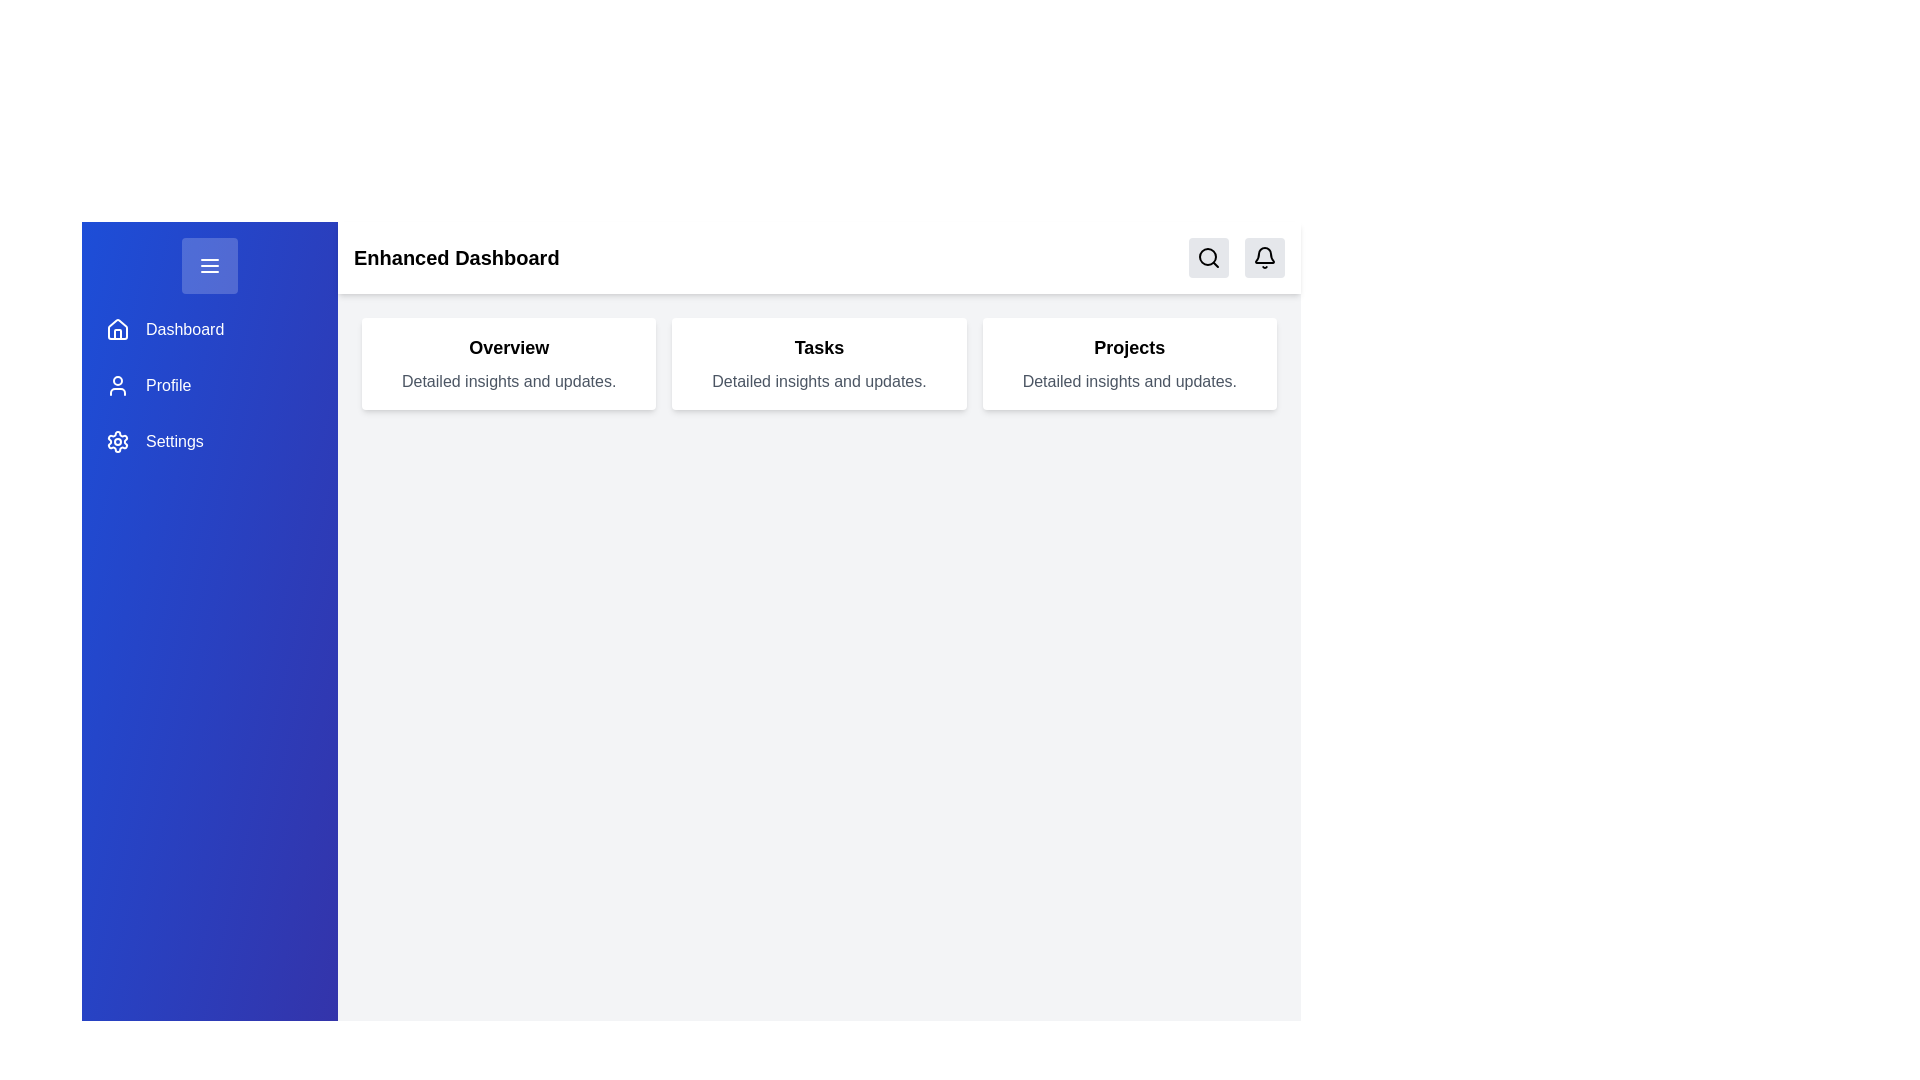  What do you see at coordinates (210, 329) in the screenshot?
I see `the Navigational Link that consists of a house icon and the word 'Dashboard' in white, which is highlighted on hover, located in the sidebar menu` at bounding box center [210, 329].